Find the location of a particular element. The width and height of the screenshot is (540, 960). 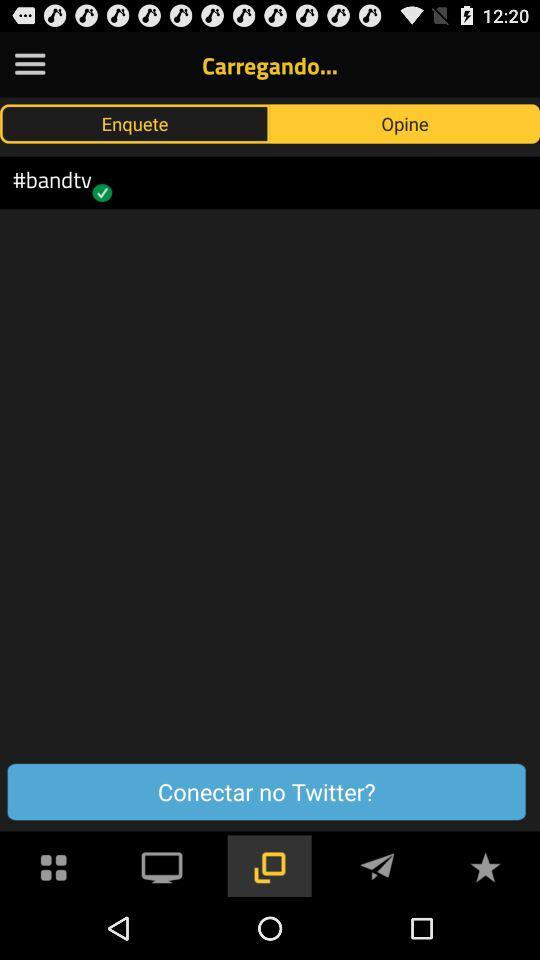

apps symbol is located at coordinates (54, 864).